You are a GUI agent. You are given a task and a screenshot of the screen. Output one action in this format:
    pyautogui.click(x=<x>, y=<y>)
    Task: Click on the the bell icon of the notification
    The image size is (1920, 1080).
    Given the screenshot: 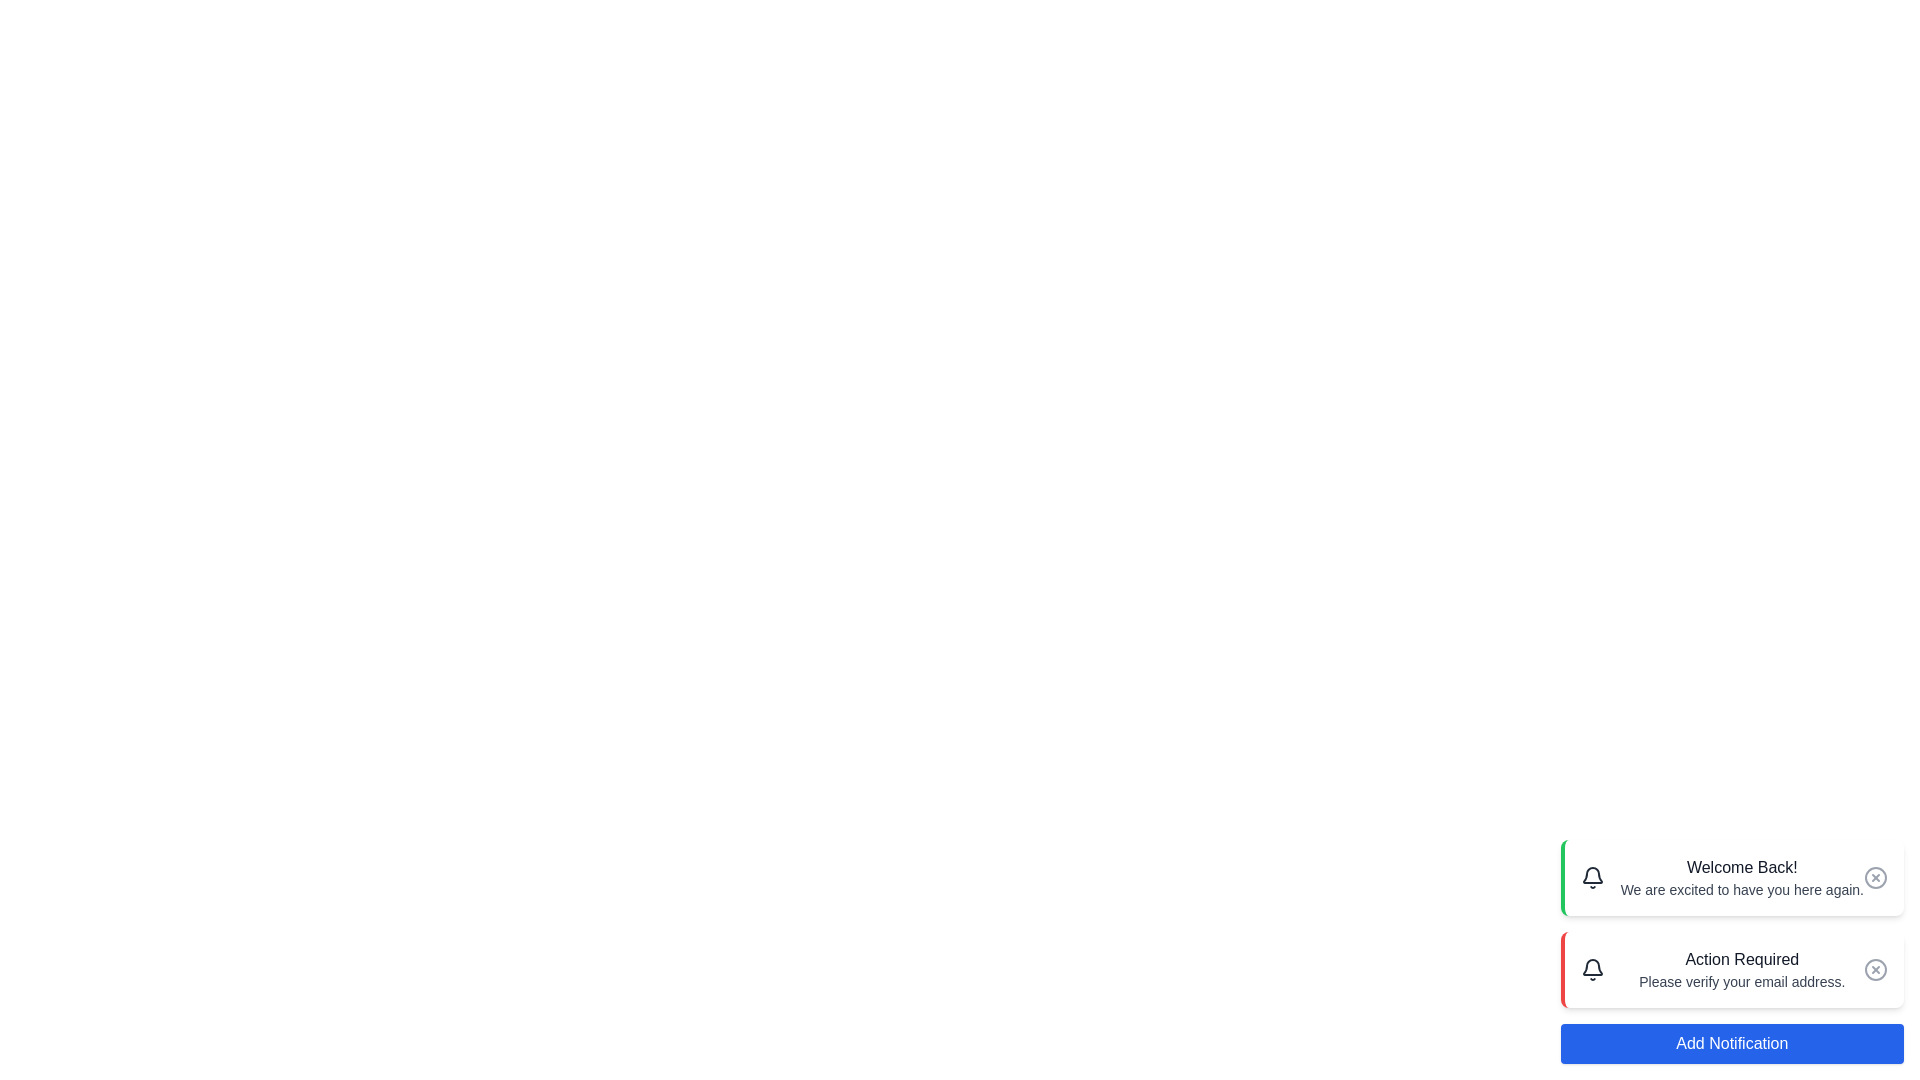 What is the action you would take?
    pyautogui.click(x=1591, y=877)
    